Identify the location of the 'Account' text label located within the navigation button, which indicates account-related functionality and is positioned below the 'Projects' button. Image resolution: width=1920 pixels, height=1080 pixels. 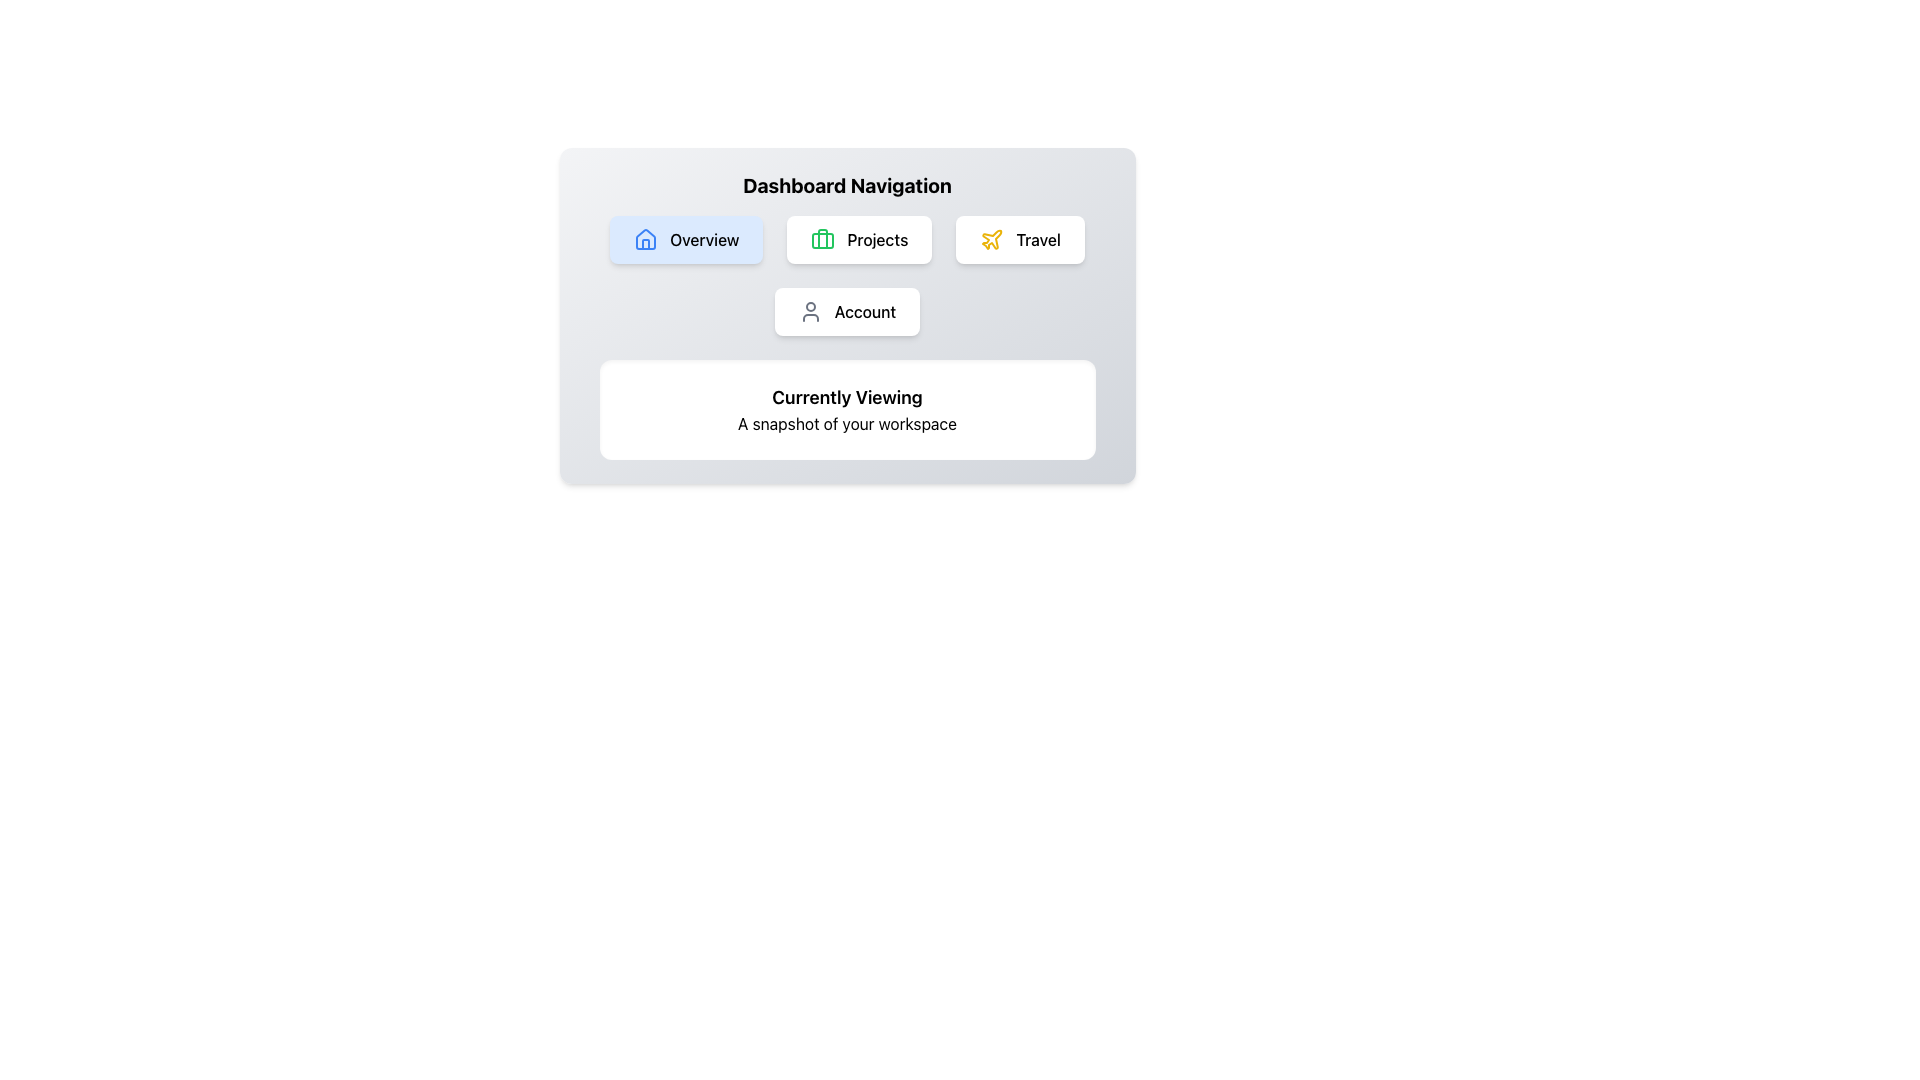
(865, 312).